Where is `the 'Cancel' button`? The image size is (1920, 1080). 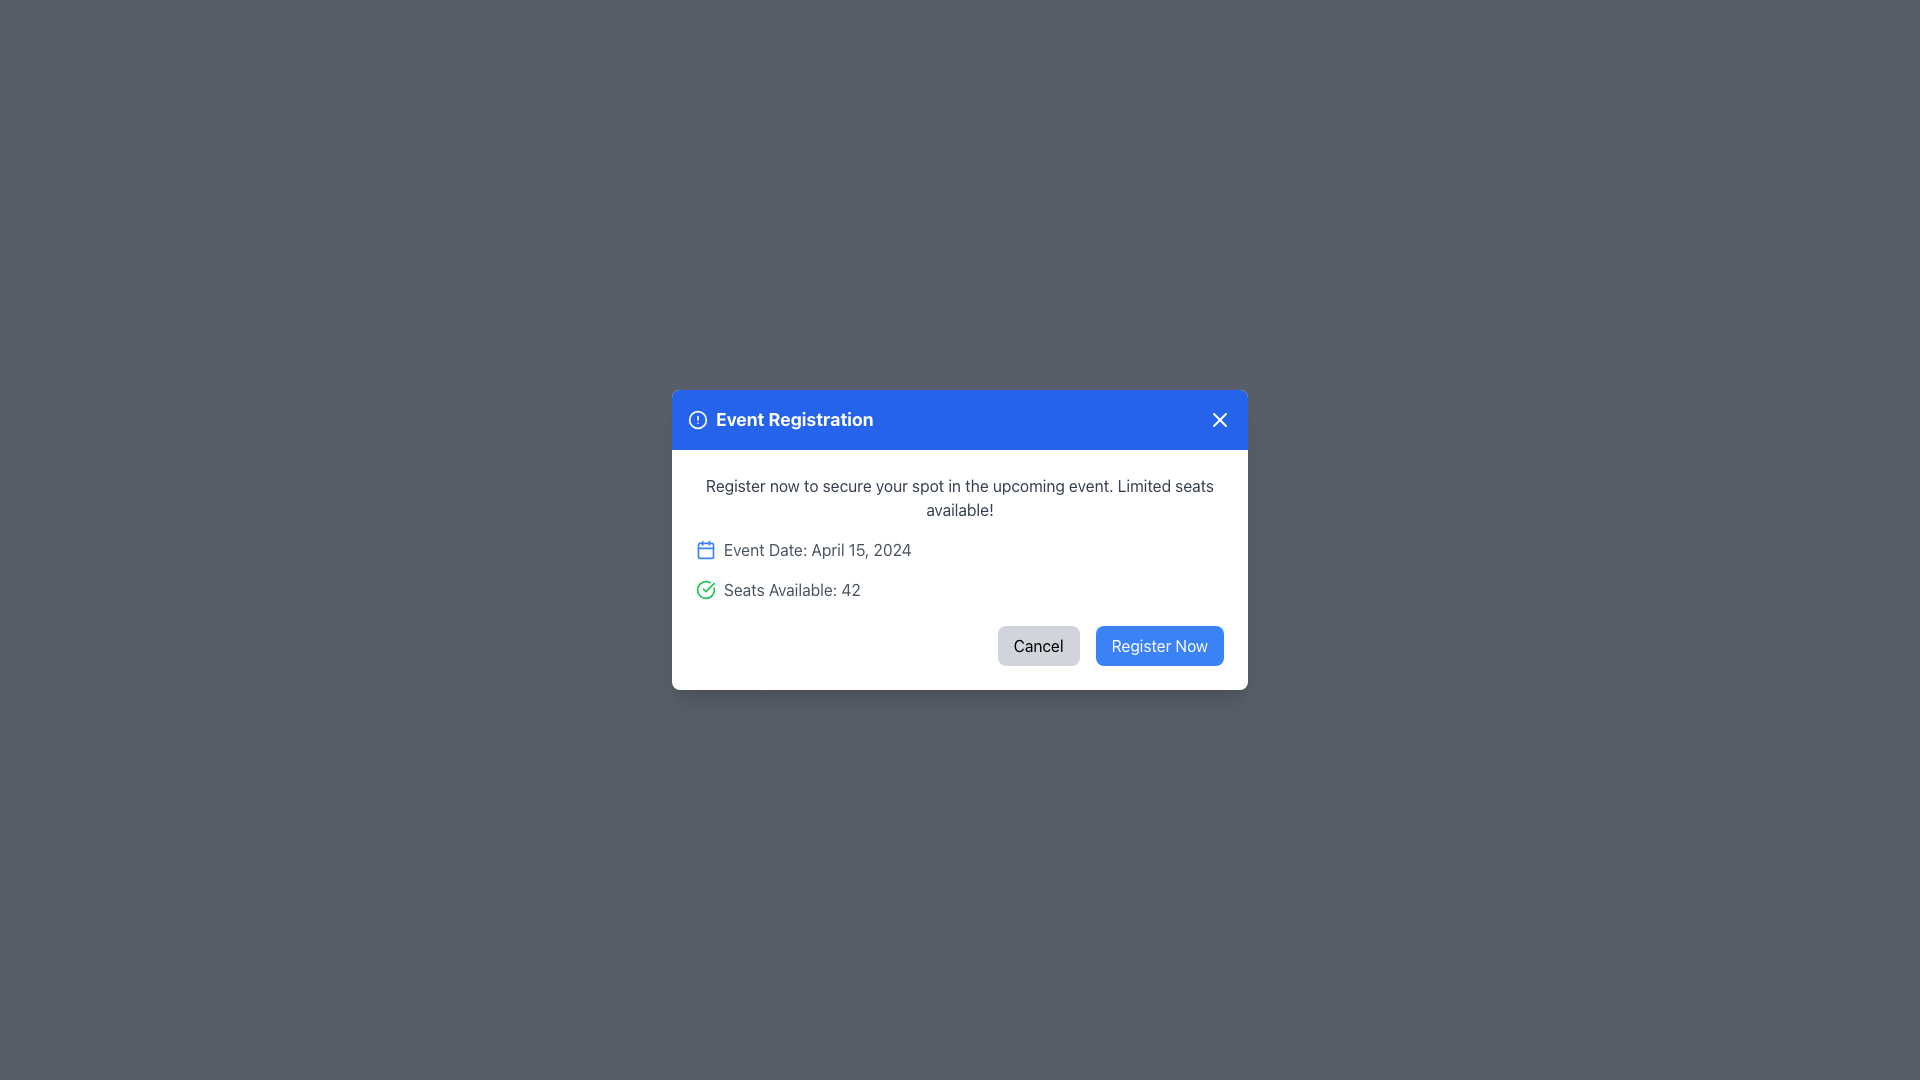 the 'Cancel' button is located at coordinates (1038, 645).